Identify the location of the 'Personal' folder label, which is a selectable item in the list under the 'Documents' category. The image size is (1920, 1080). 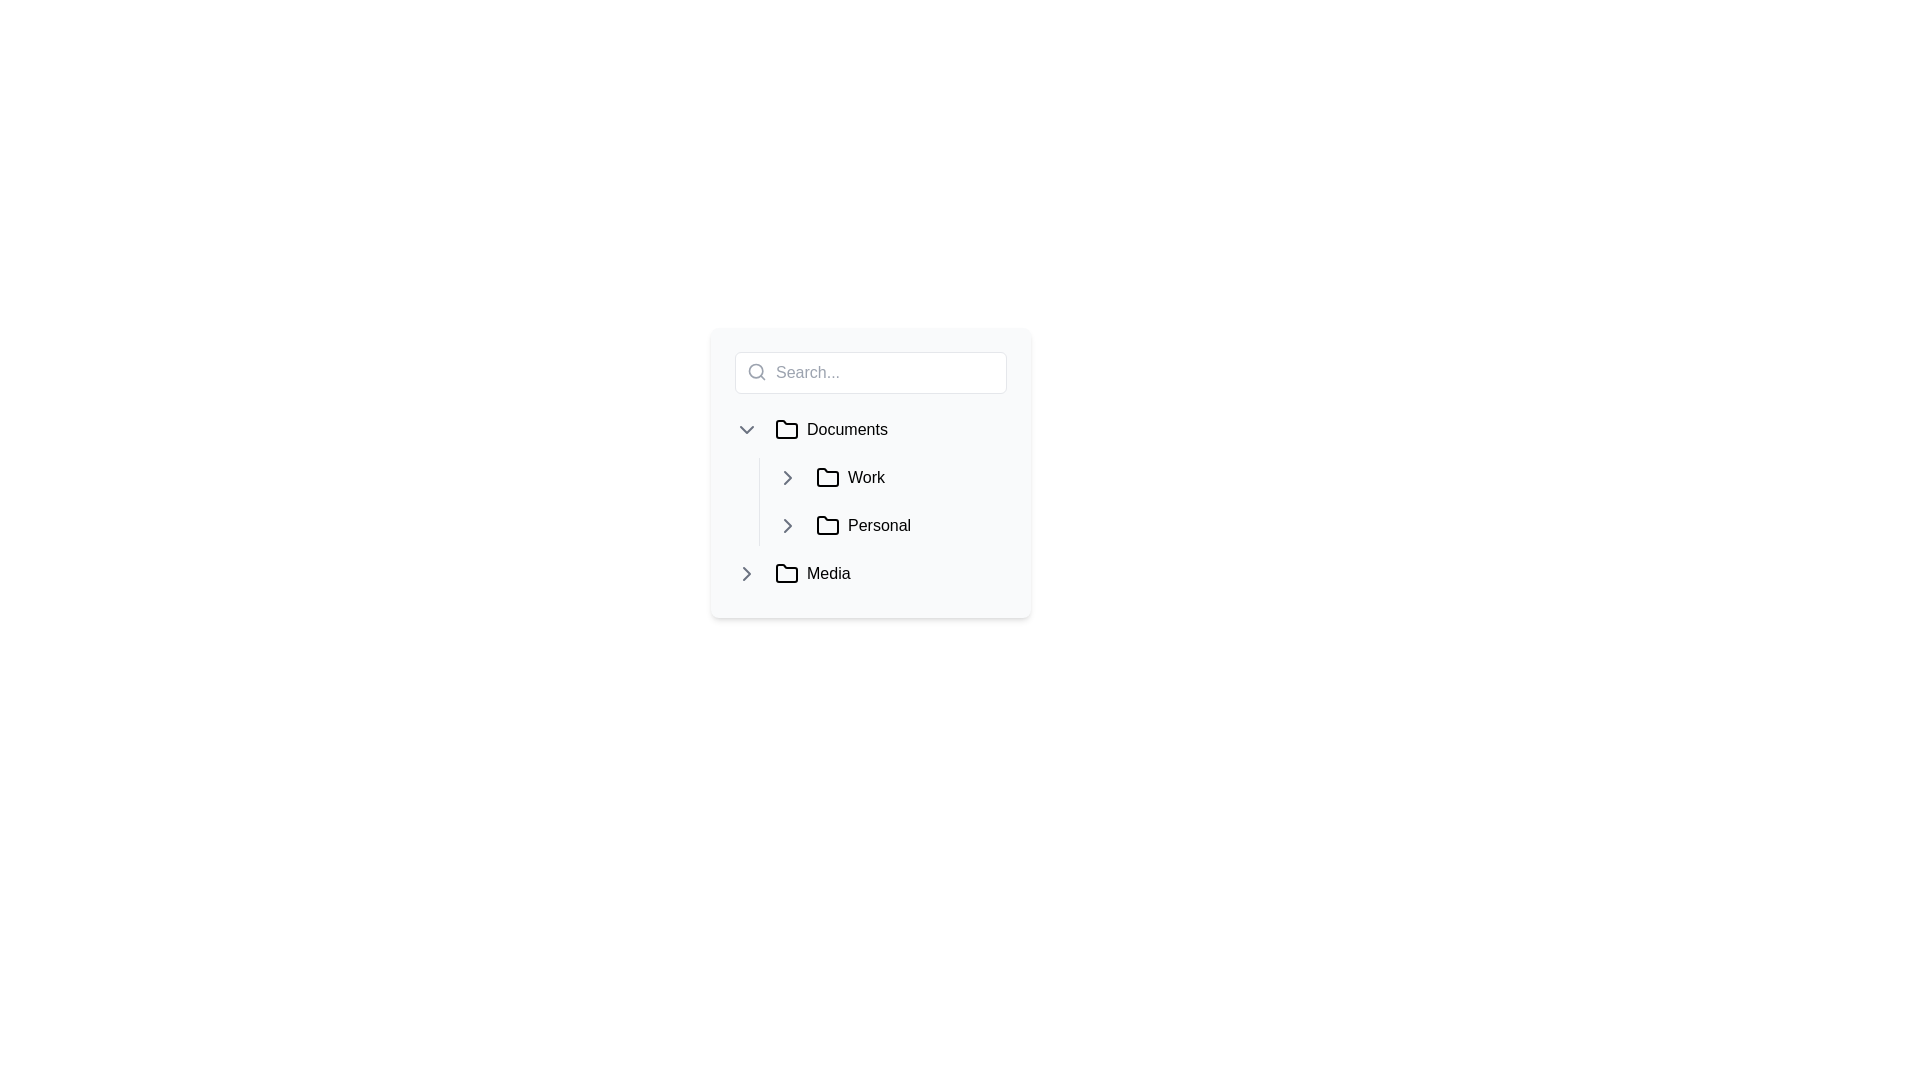
(879, 524).